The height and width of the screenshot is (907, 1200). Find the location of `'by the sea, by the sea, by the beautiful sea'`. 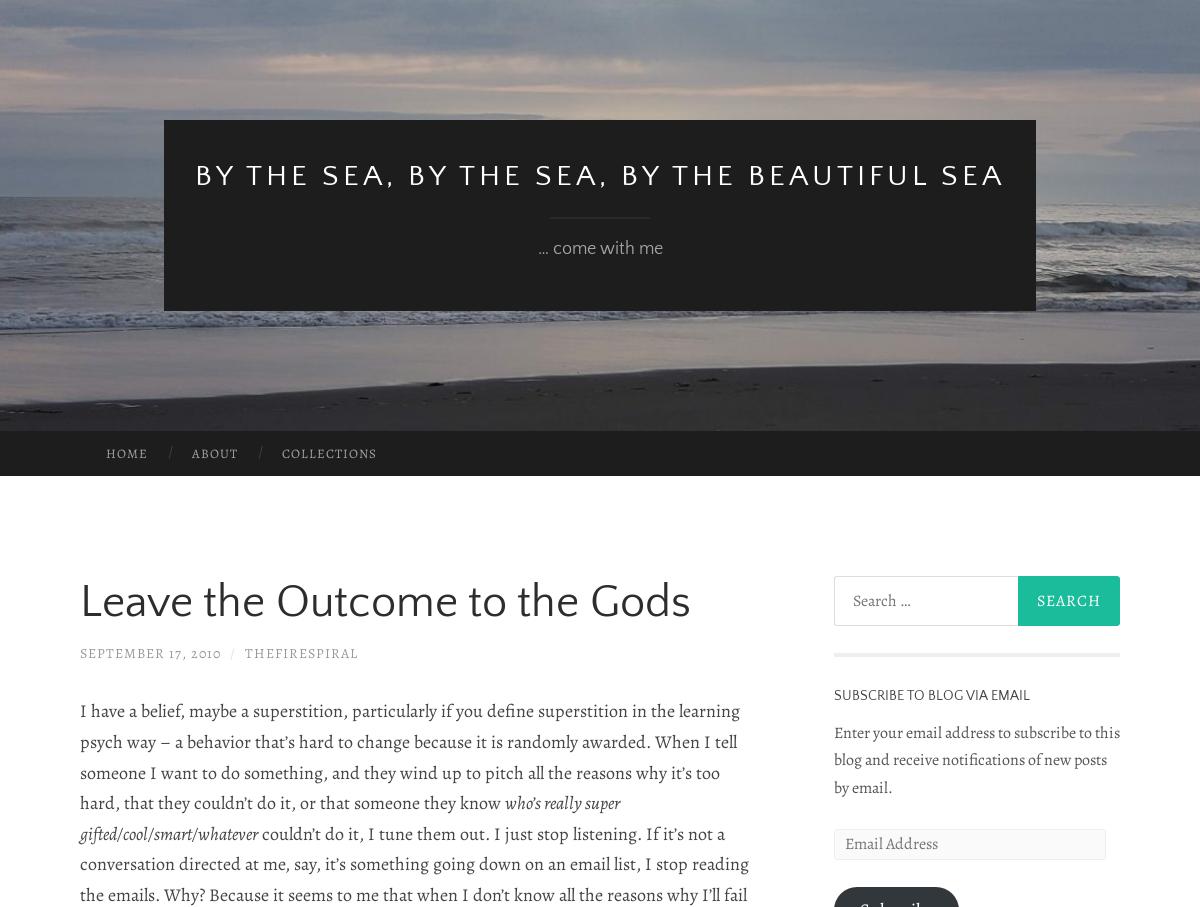

'by the sea, by the sea, by the beautiful sea' is located at coordinates (600, 174).